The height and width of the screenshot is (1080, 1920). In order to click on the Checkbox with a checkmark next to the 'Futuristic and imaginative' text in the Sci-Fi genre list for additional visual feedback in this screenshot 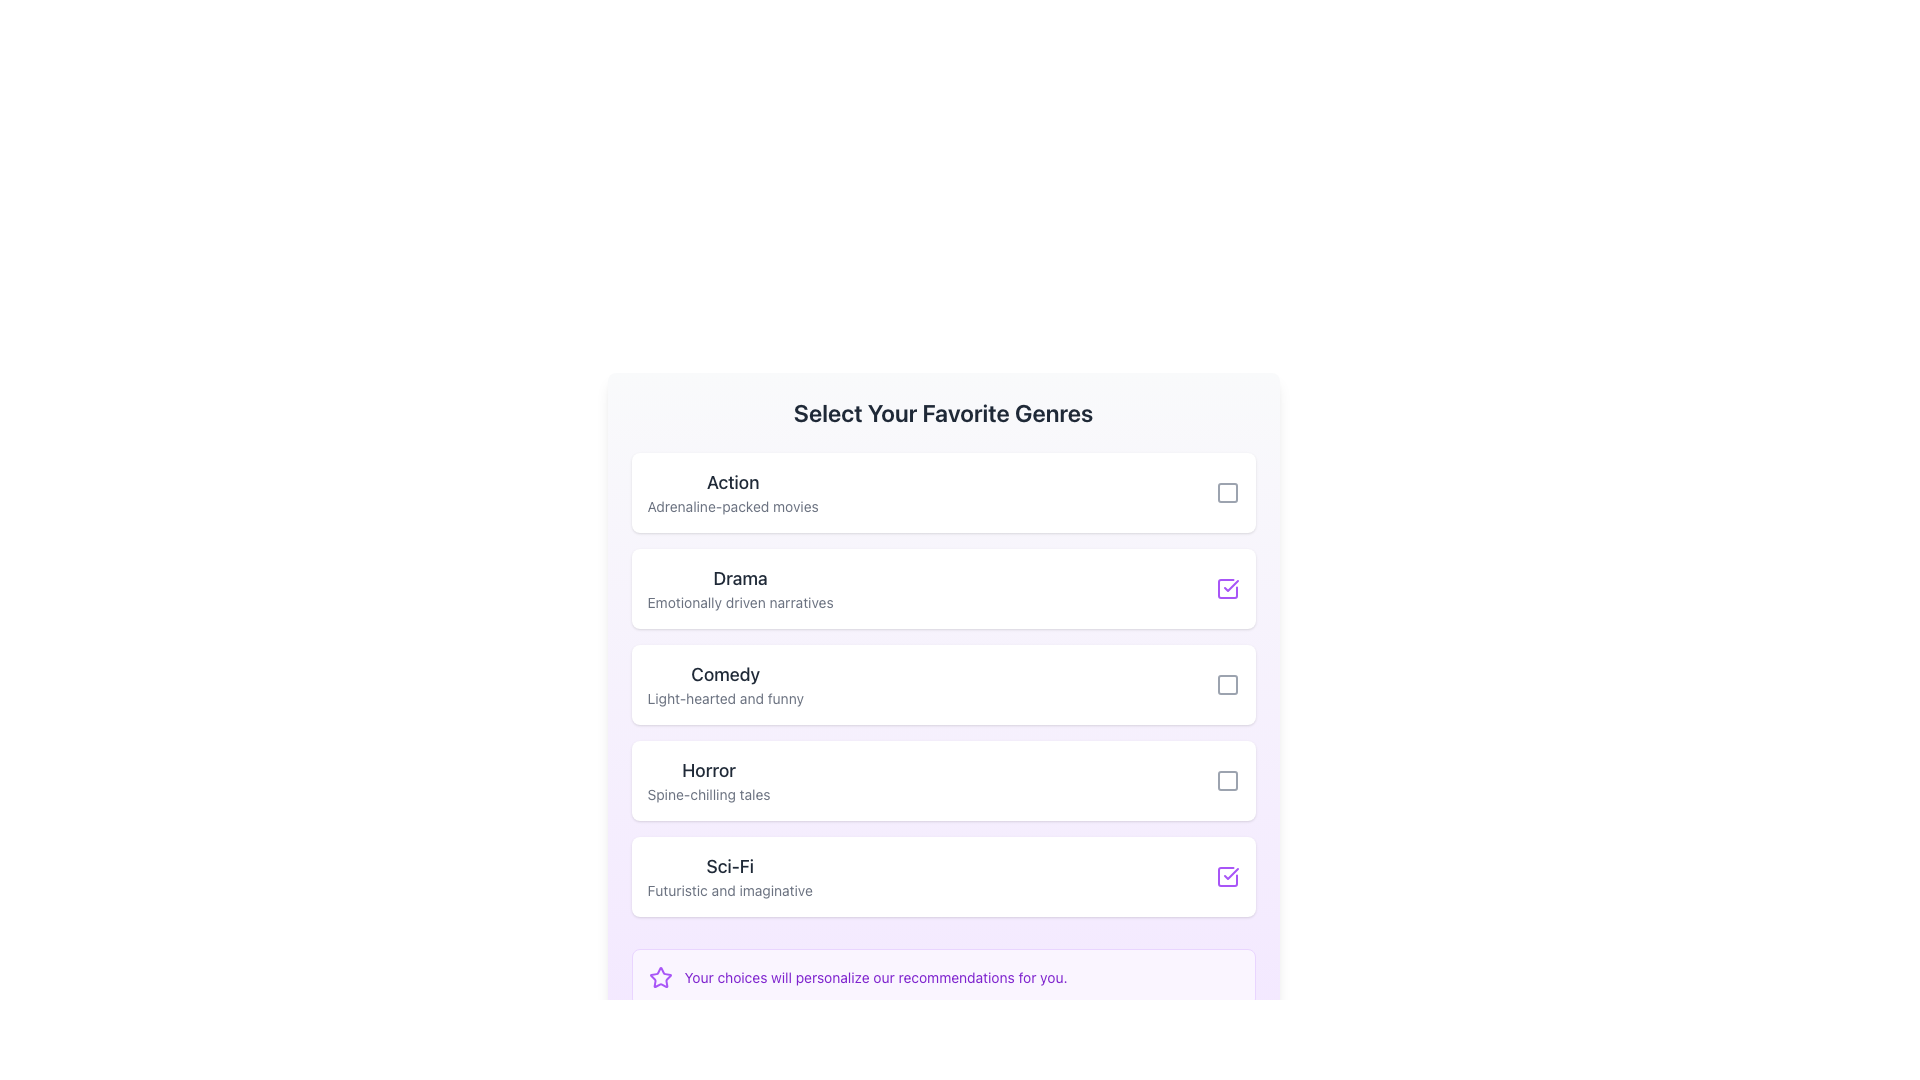, I will do `click(1226, 875)`.